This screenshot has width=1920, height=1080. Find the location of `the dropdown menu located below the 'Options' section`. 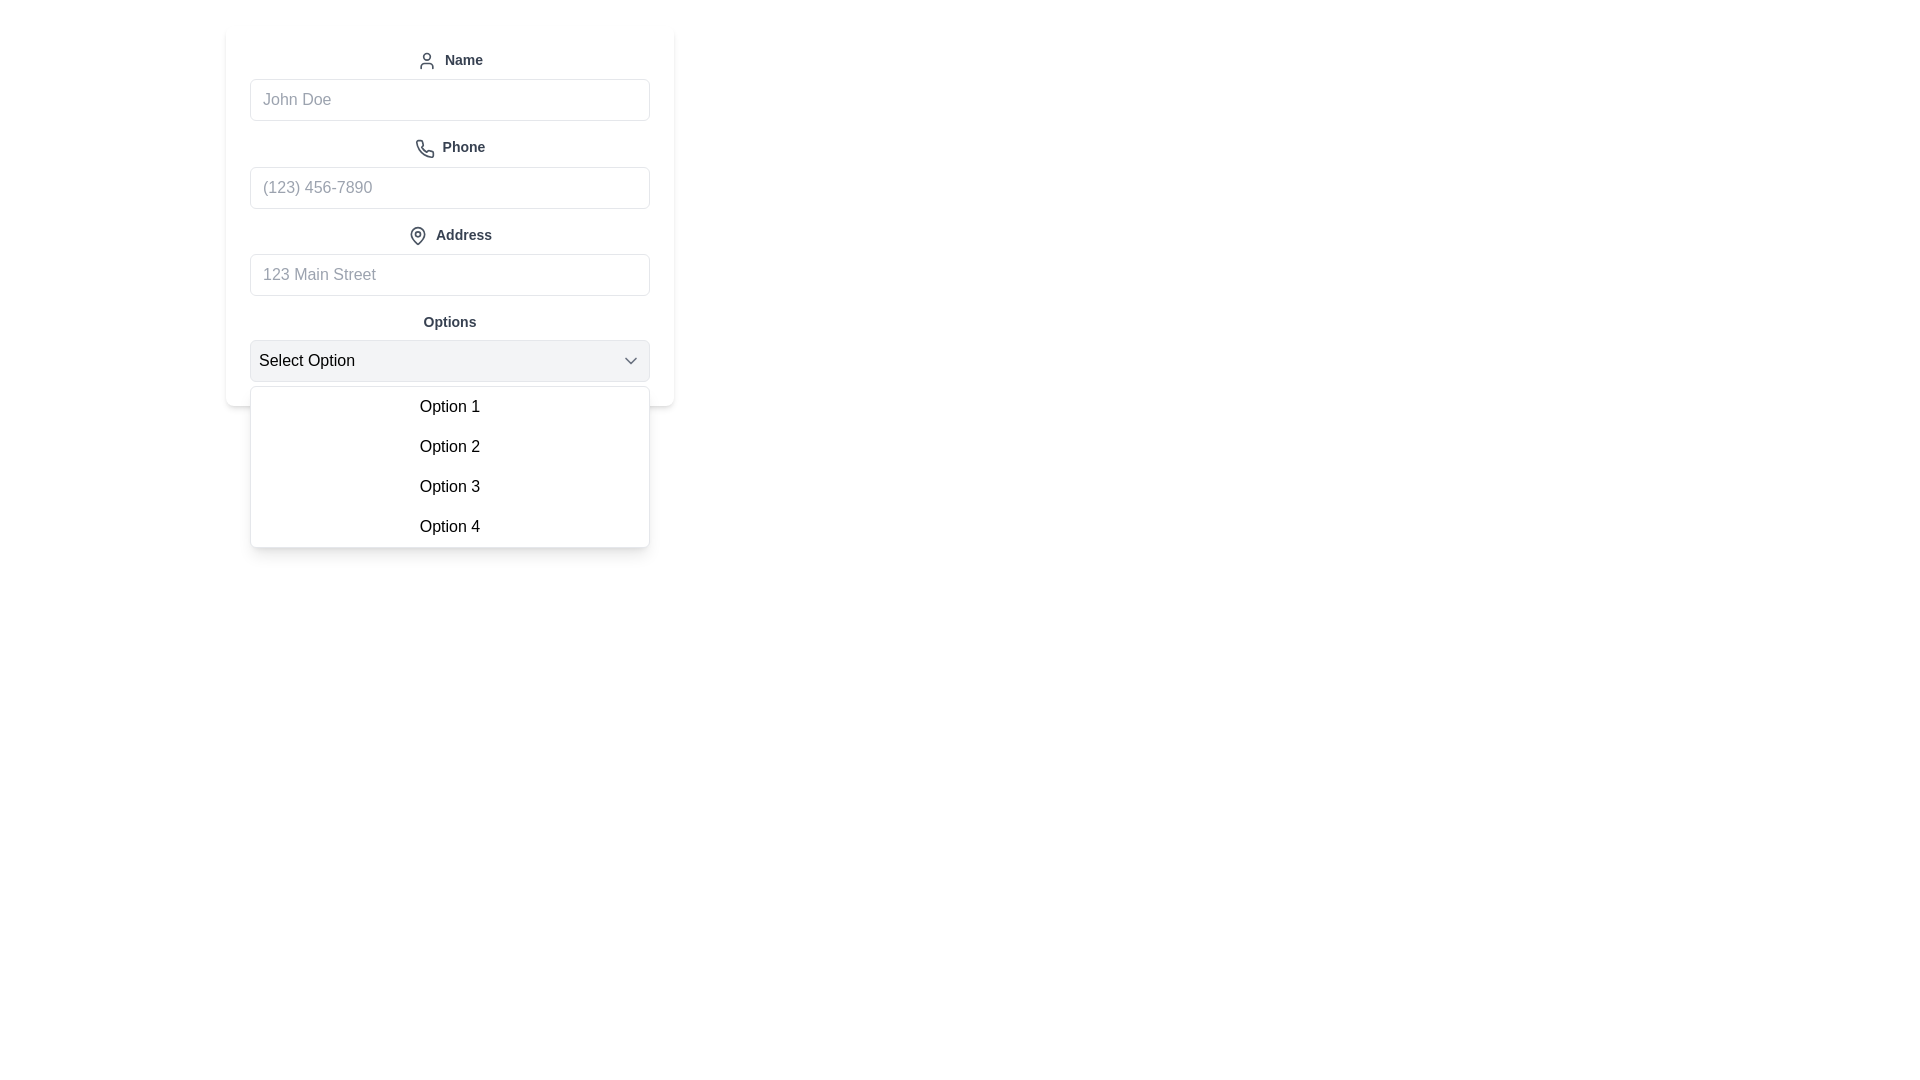

the dropdown menu located below the 'Options' section is located at coordinates (449, 466).